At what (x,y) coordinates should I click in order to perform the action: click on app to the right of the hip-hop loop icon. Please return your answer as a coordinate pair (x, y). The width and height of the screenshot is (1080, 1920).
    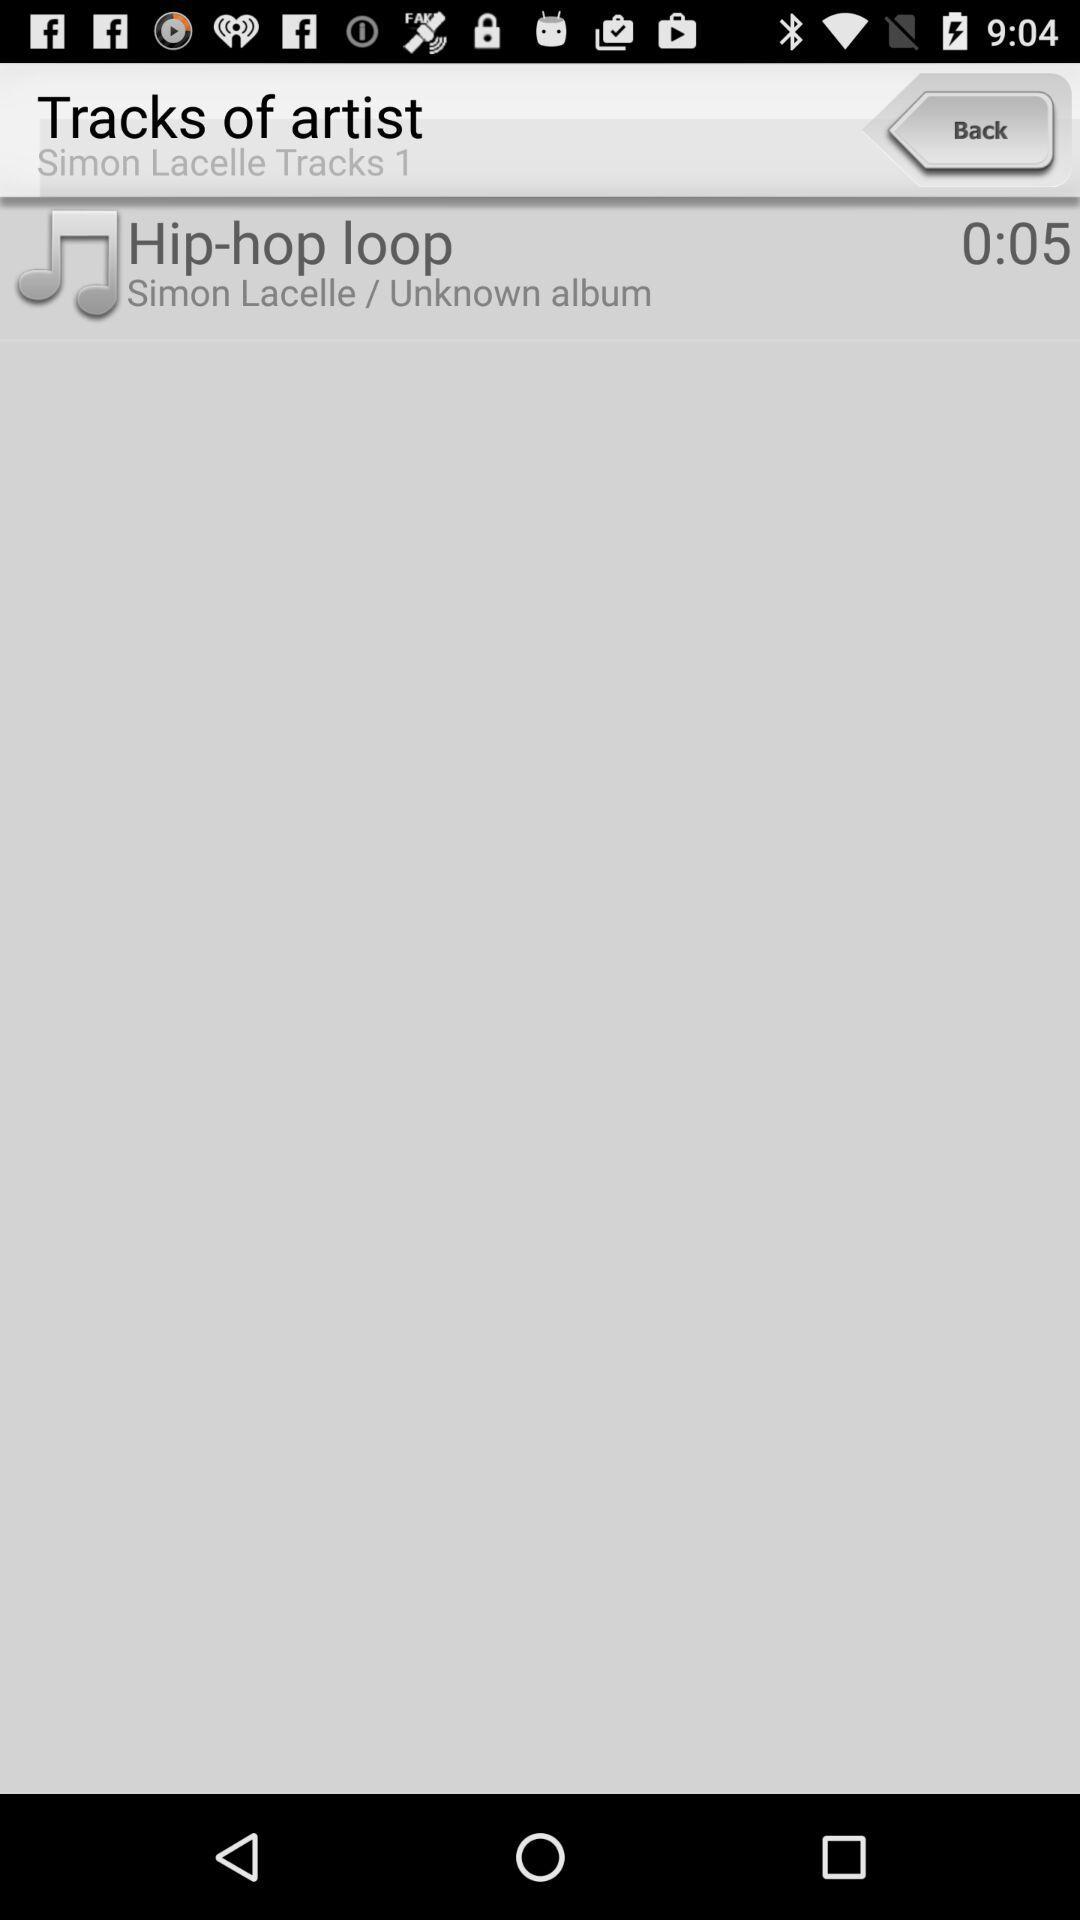
    Looking at the image, I should click on (1016, 240).